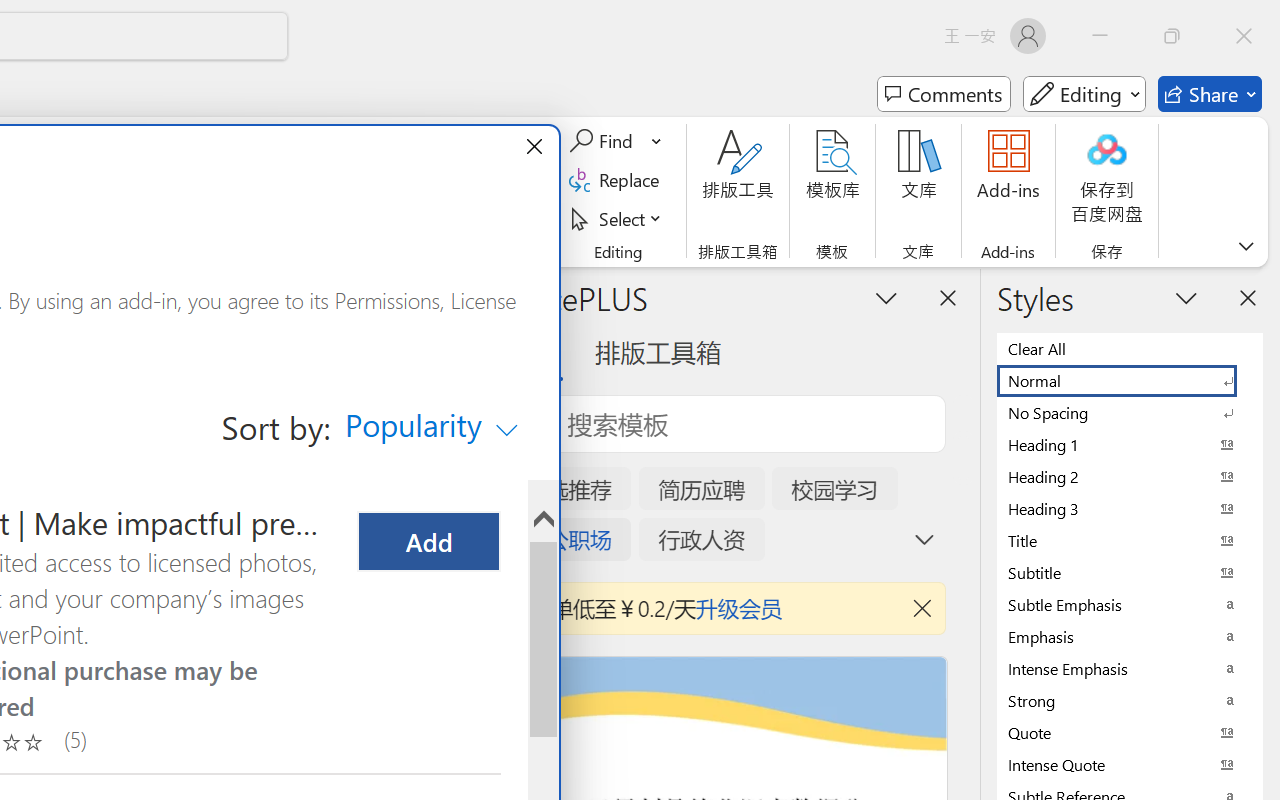 The image size is (1280, 800). What do you see at coordinates (1130, 540) in the screenshot?
I see `'Title'` at bounding box center [1130, 540].